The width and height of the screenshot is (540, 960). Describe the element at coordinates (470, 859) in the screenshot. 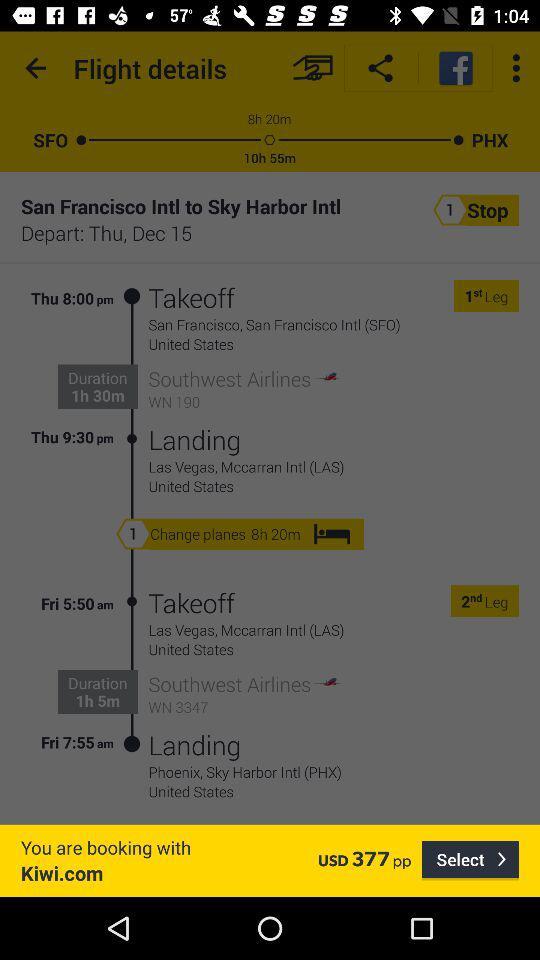

I see `item next to the pp icon` at that location.